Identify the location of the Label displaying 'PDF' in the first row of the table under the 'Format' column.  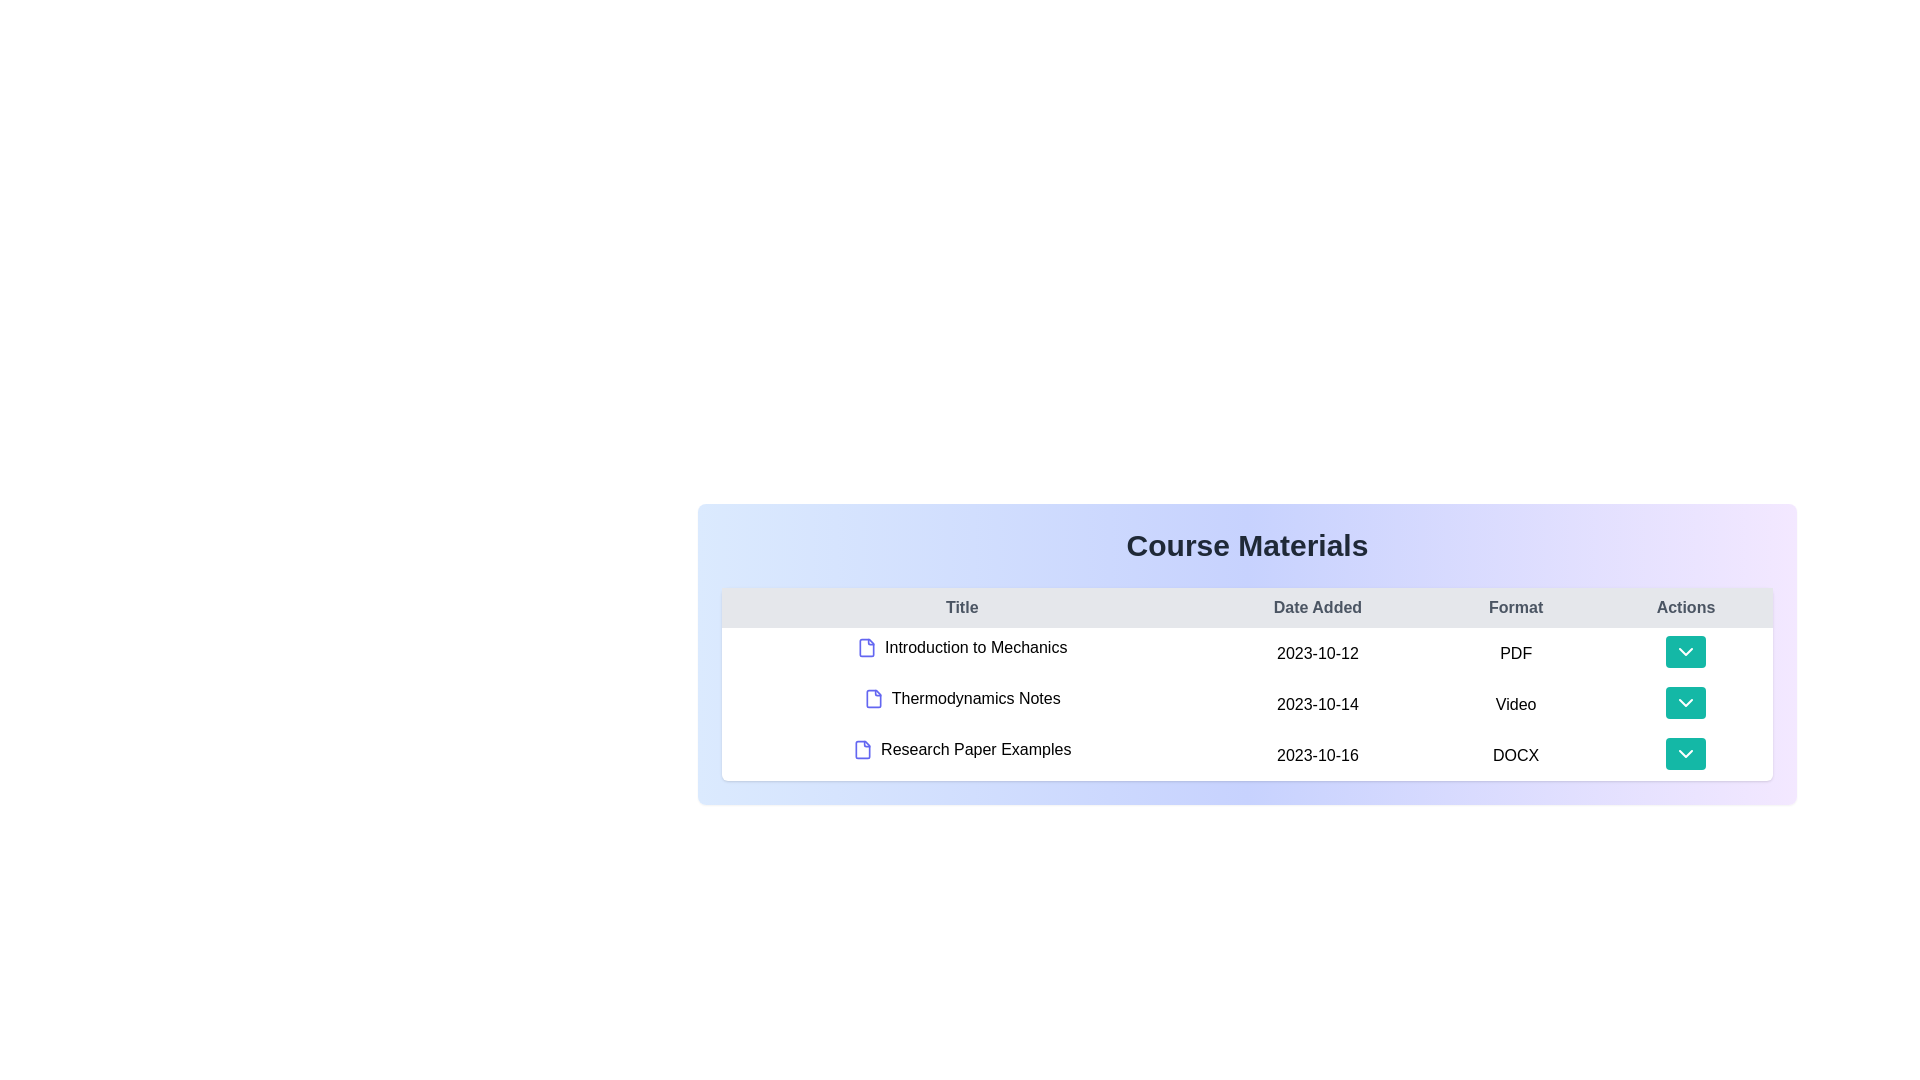
(1516, 653).